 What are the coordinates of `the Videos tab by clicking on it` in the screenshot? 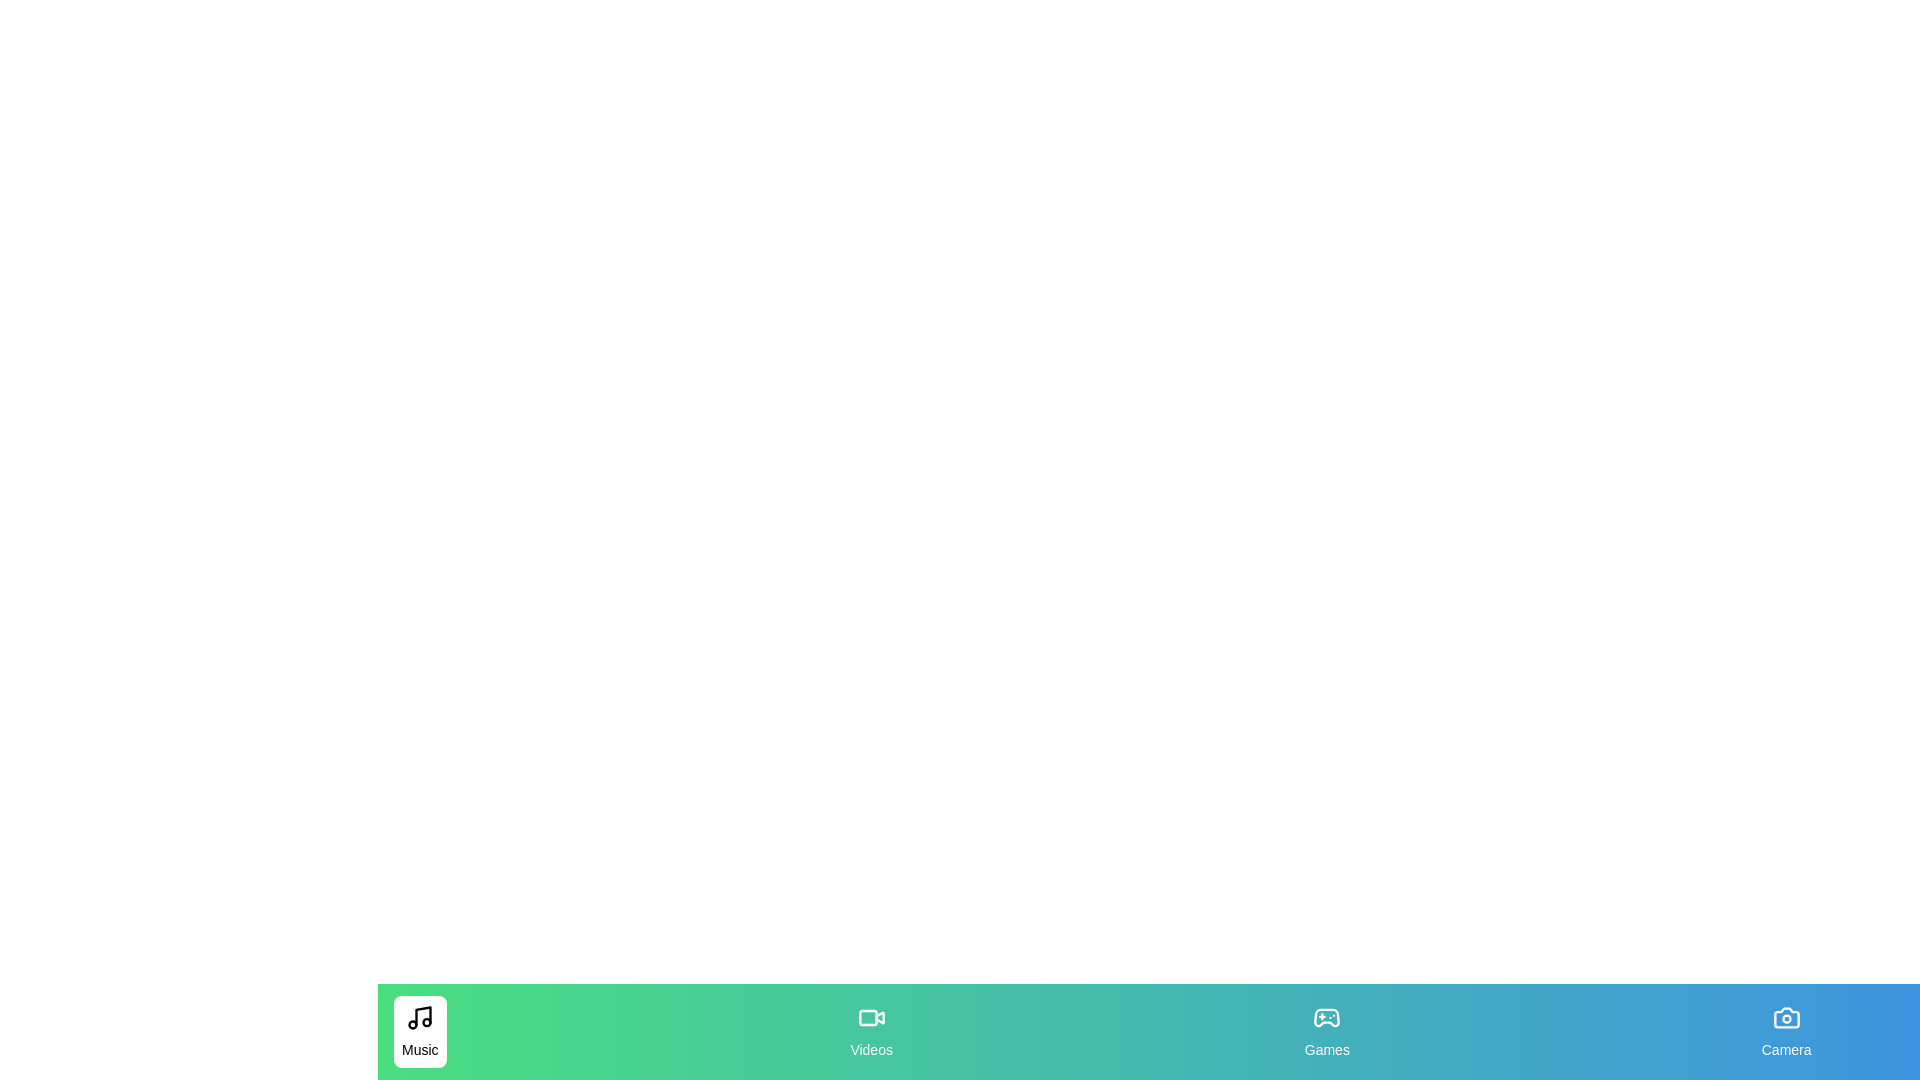 It's located at (870, 1032).